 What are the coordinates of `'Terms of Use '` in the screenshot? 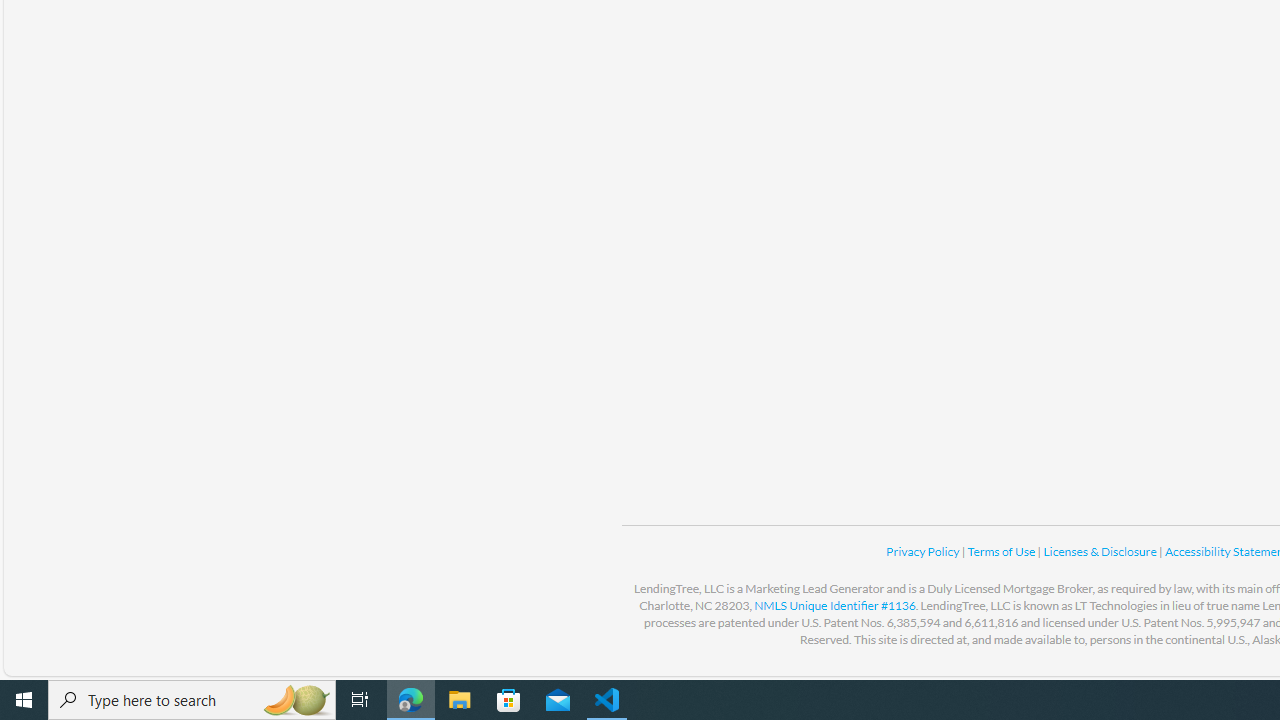 It's located at (1002, 551).